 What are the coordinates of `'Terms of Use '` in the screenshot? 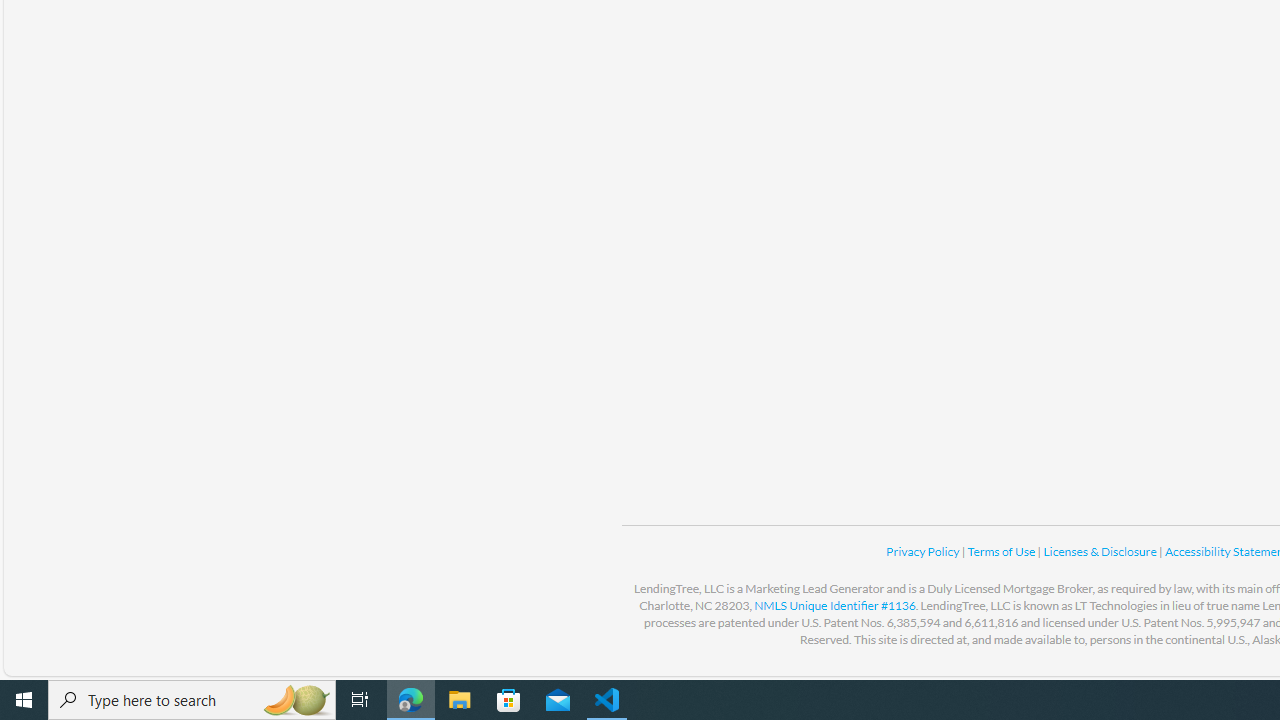 It's located at (1002, 551).